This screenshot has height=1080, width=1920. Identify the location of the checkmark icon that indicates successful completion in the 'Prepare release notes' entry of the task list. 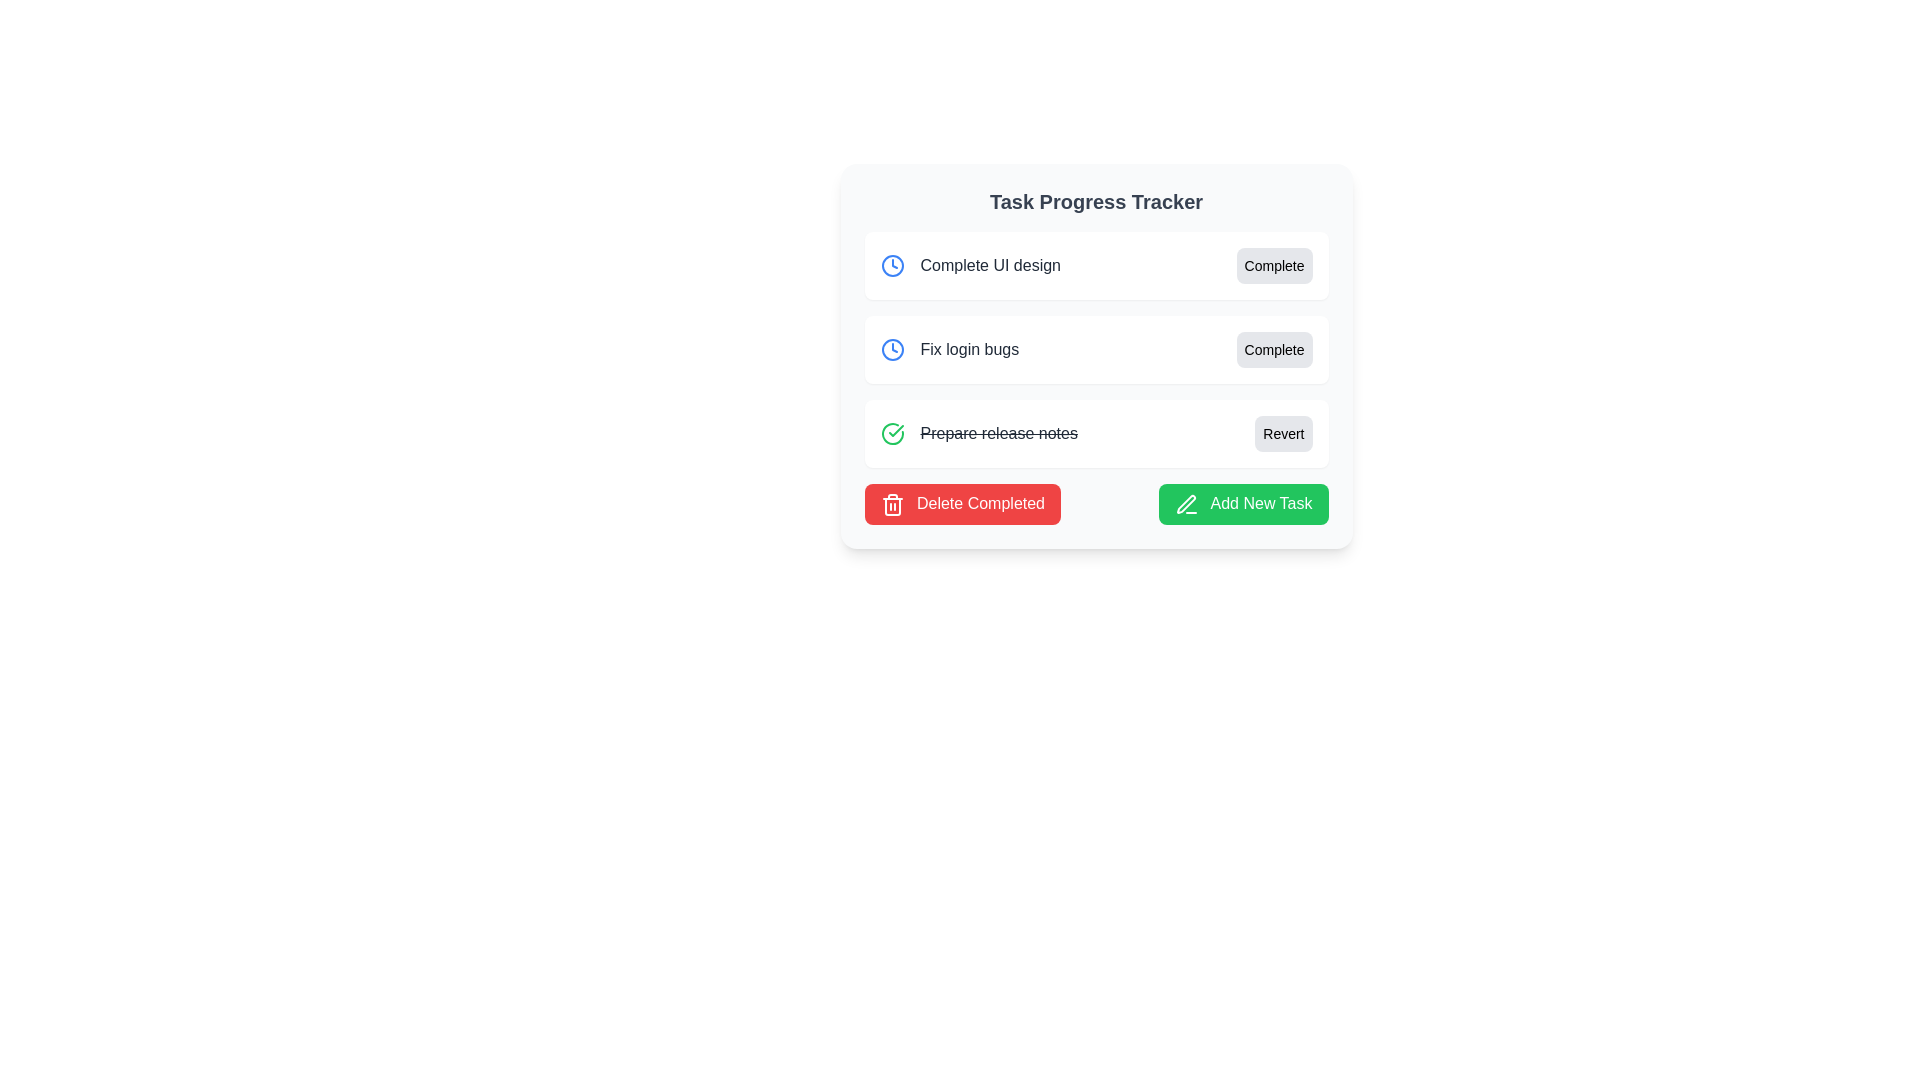
(895, 430).